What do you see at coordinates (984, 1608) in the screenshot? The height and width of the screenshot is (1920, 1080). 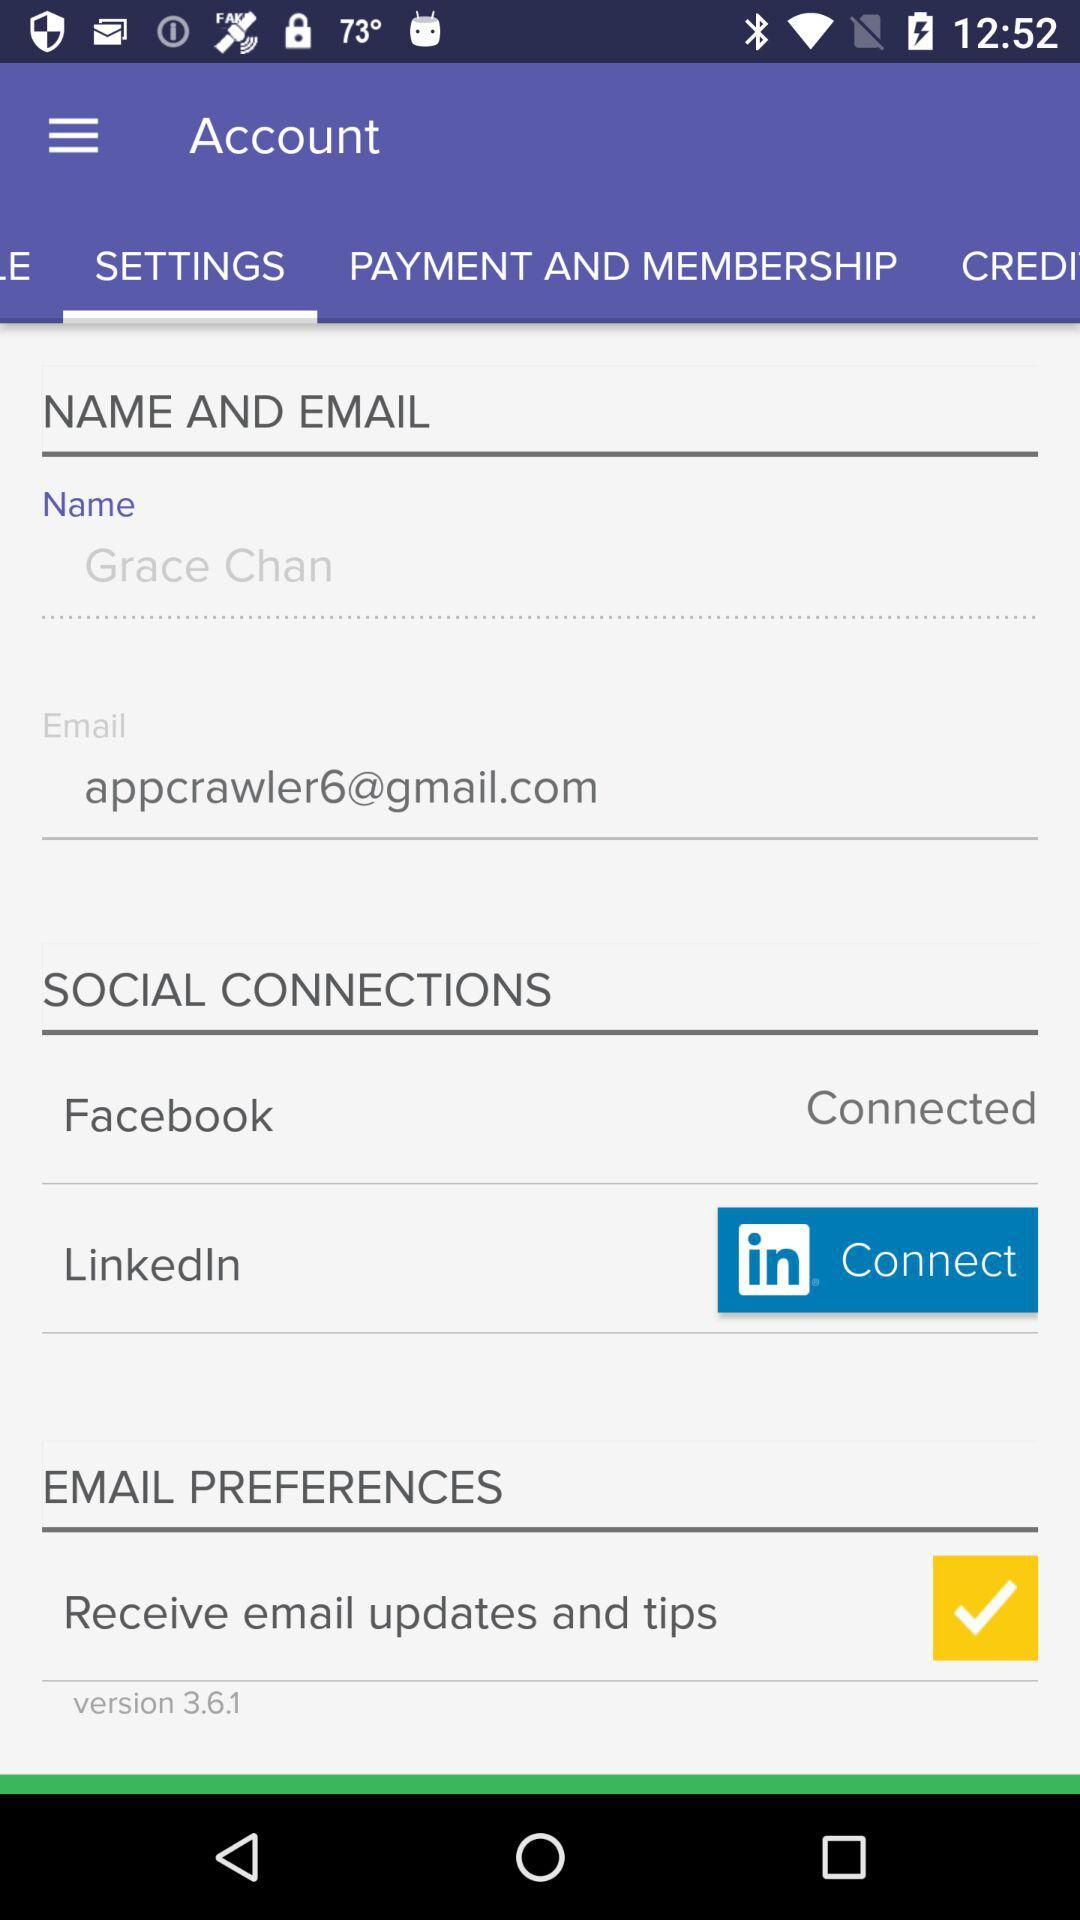 I see `to receive updates` at bounding box center [984, 1608].